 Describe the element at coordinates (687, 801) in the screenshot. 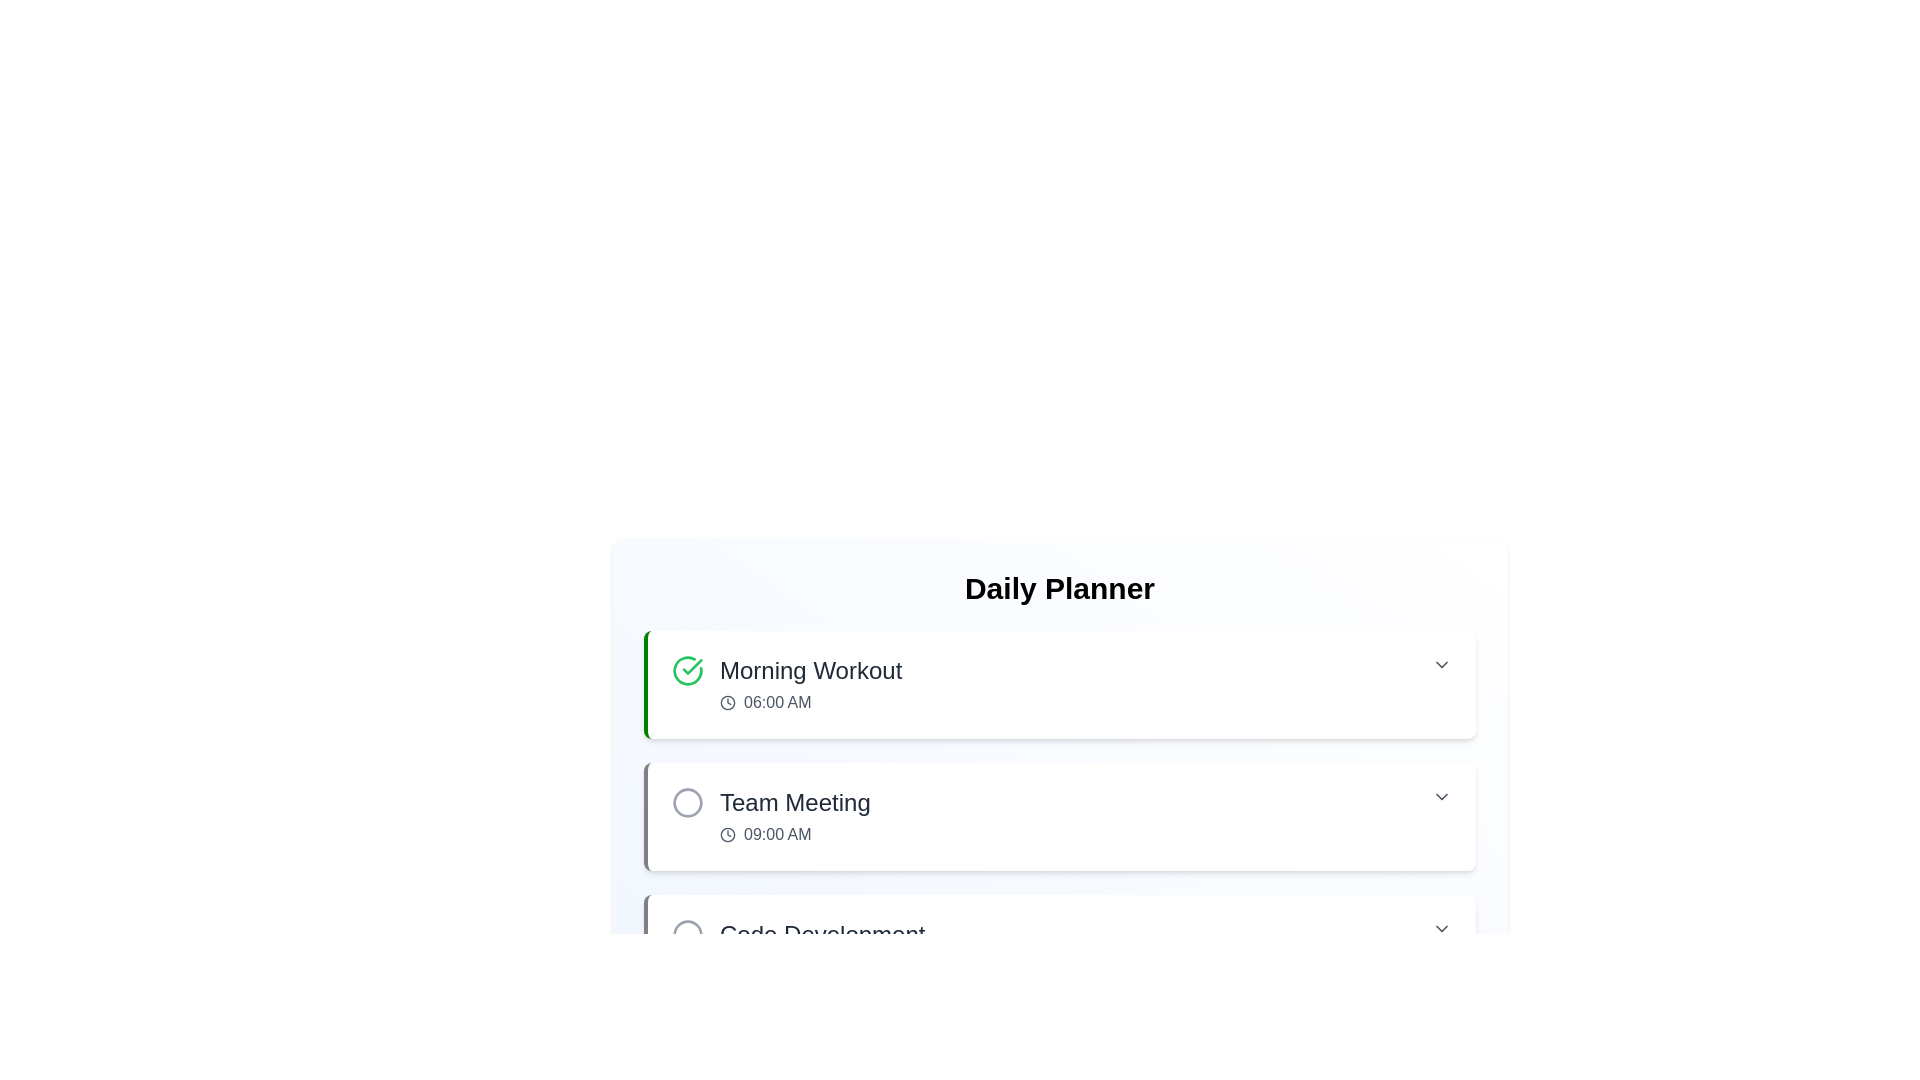

I see `the circular status icon with a hollow center, gray outline, located to the left of the text 'Team Meeting' in the second entry of the task list` at that location.